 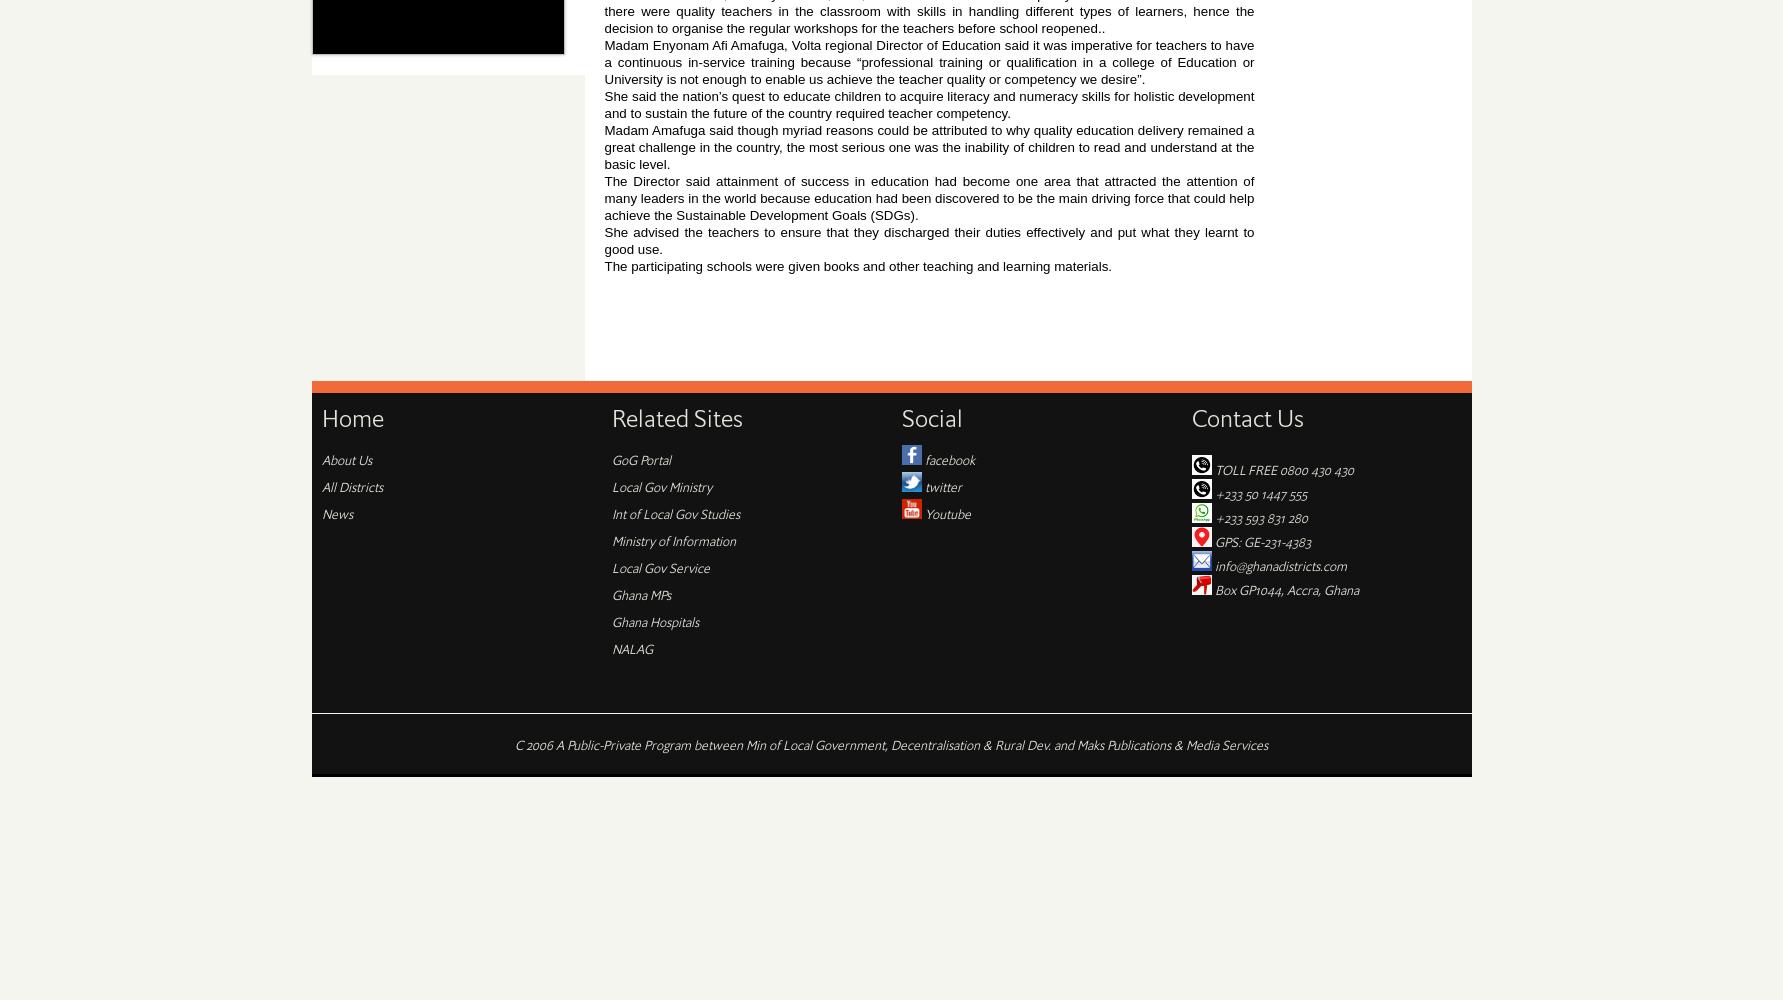 I want to click on 'Local Gov Ministry', so click(x=660, y=485).